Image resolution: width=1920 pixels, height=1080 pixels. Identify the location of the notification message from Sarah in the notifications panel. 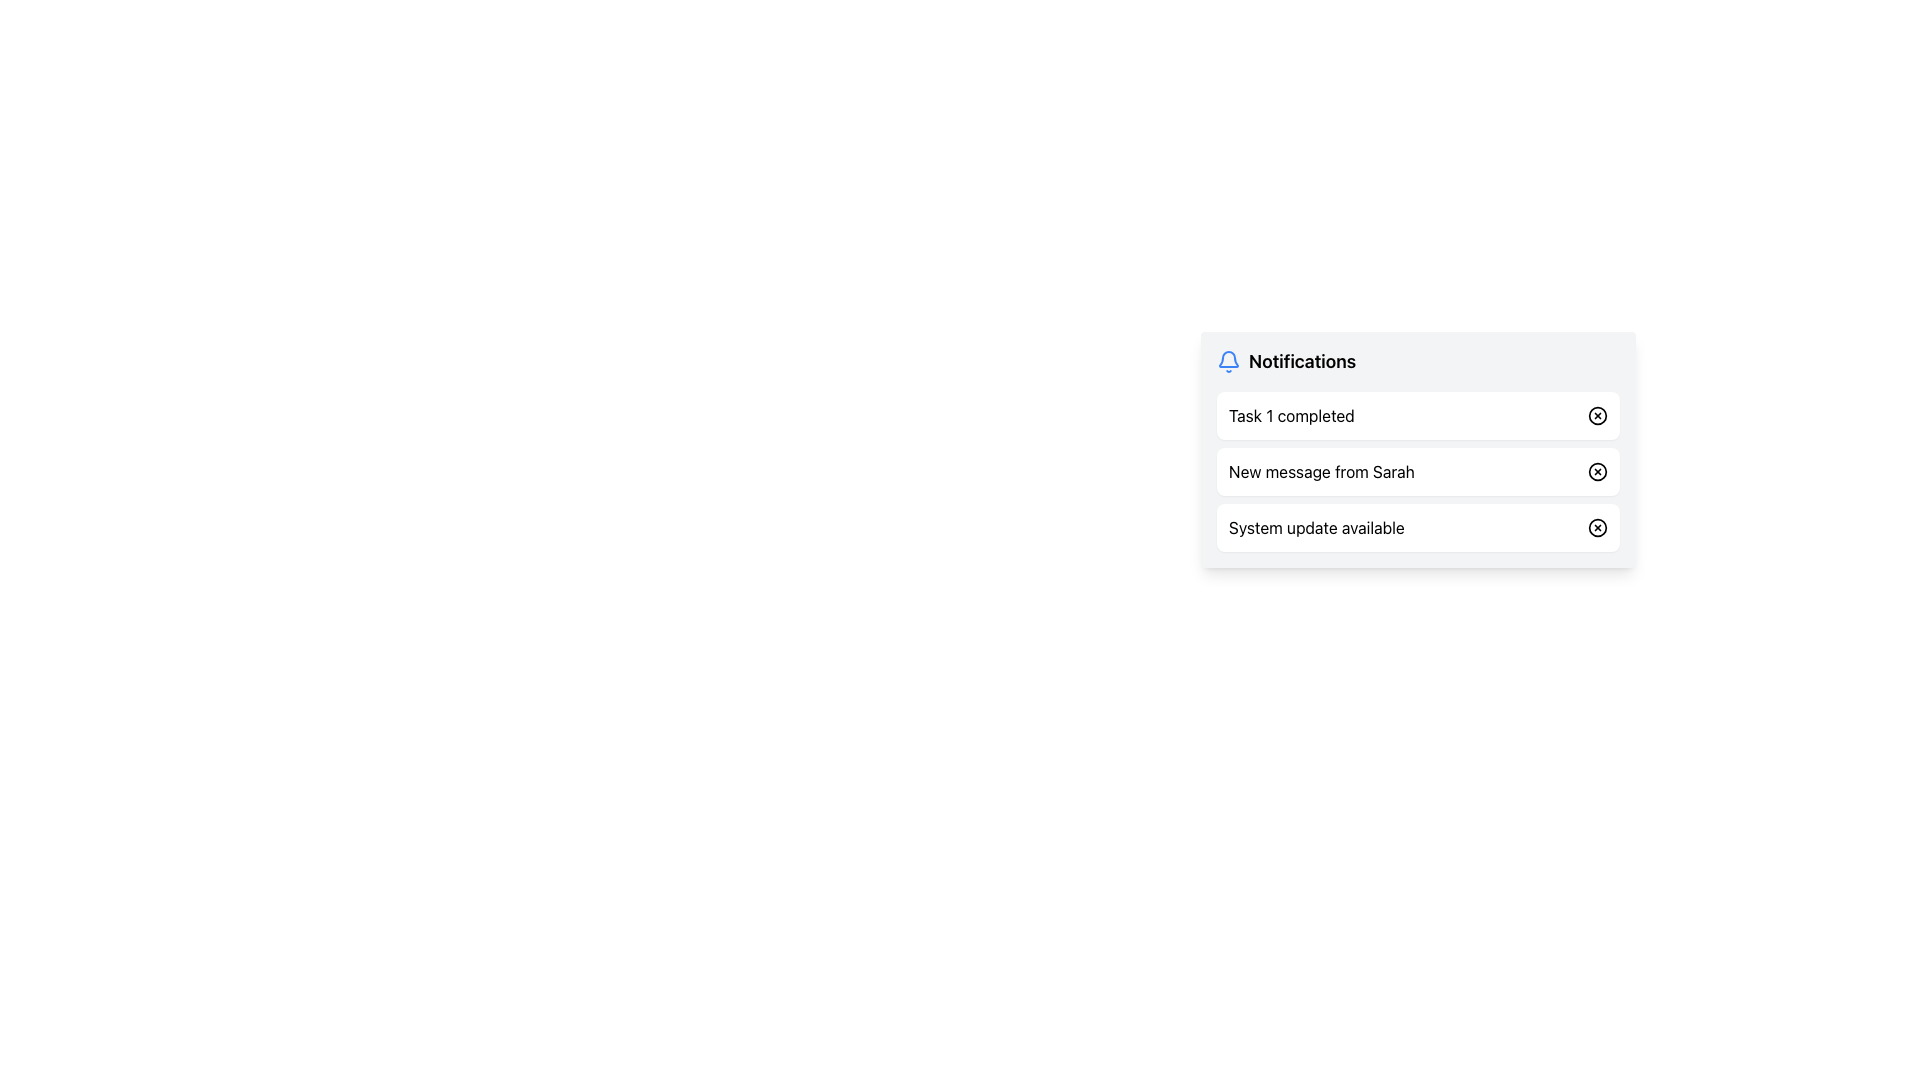
(1321, 471).